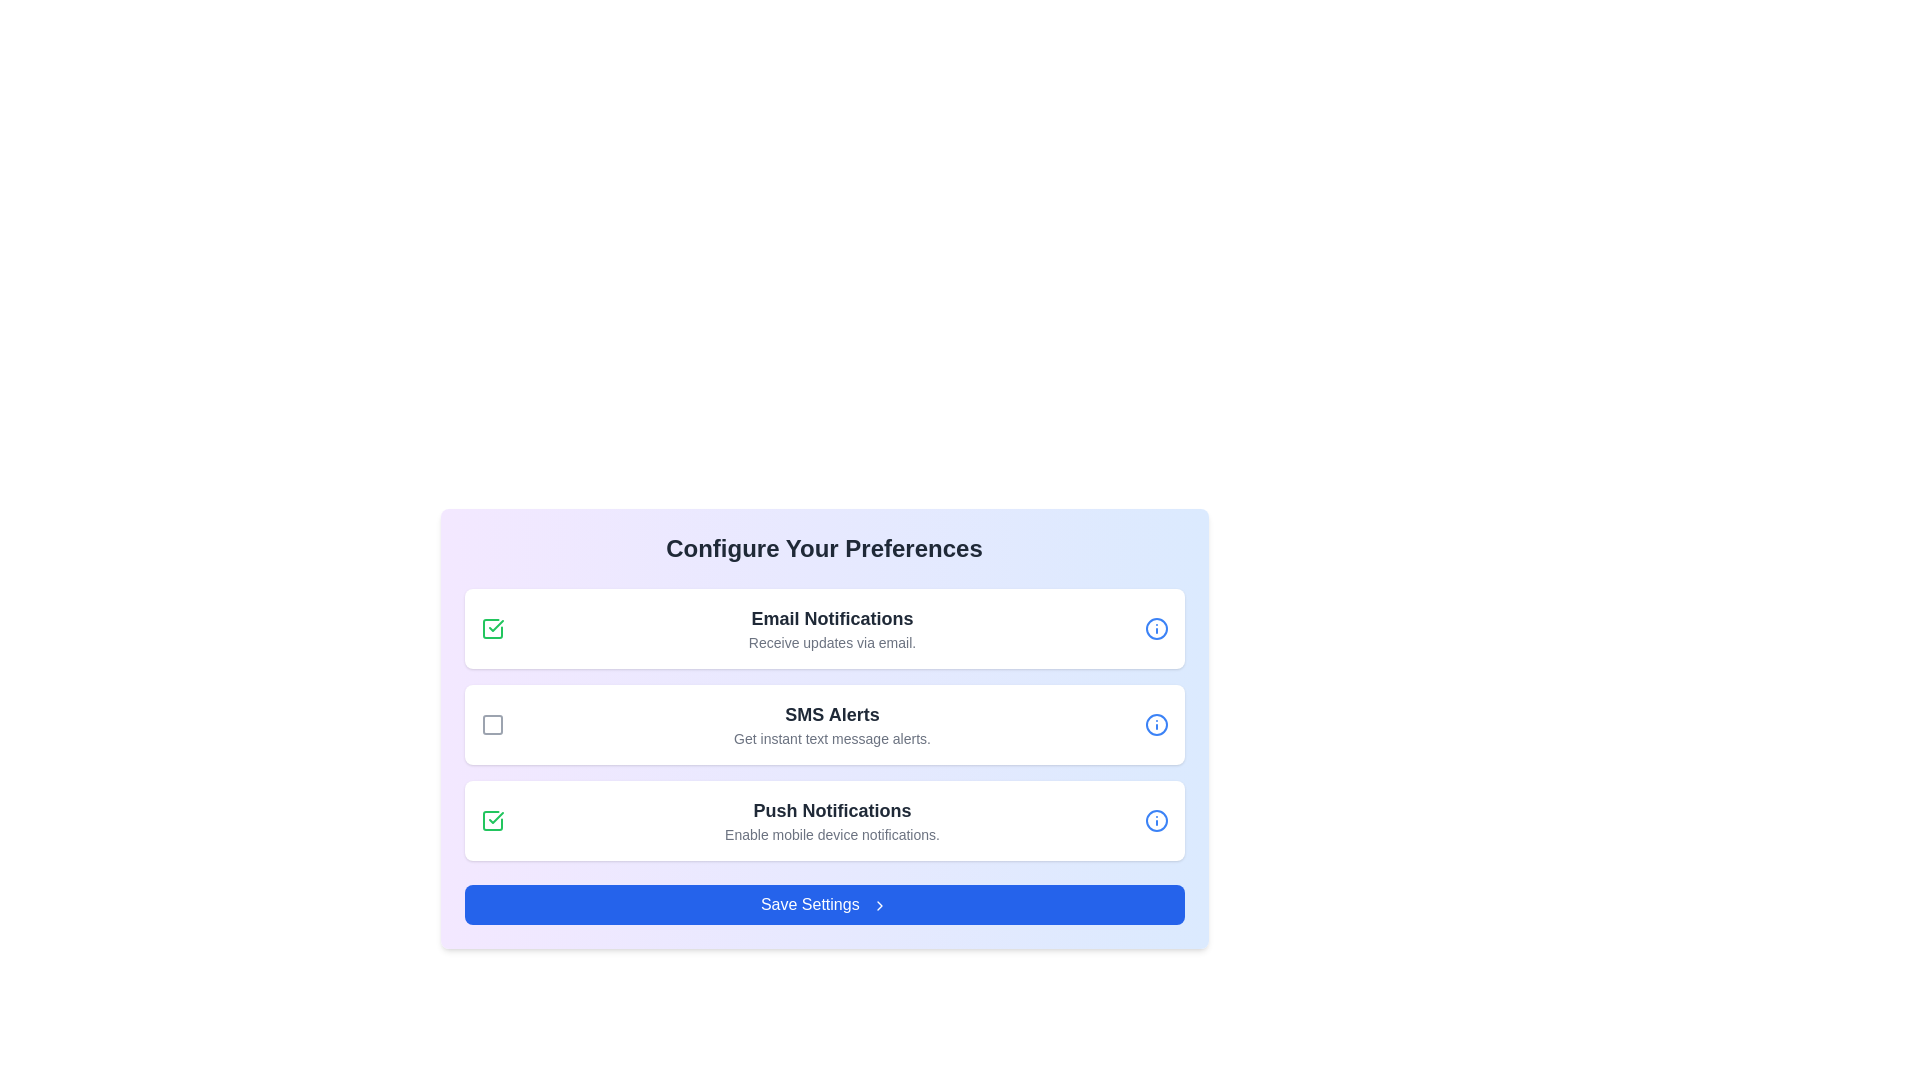  What do you see at coordinates (492, 627) in the screenshot?
I see `the green checkbox icon located to the left of 'Email Notifications Receive updates via email'` at bounding box center [492, 627].